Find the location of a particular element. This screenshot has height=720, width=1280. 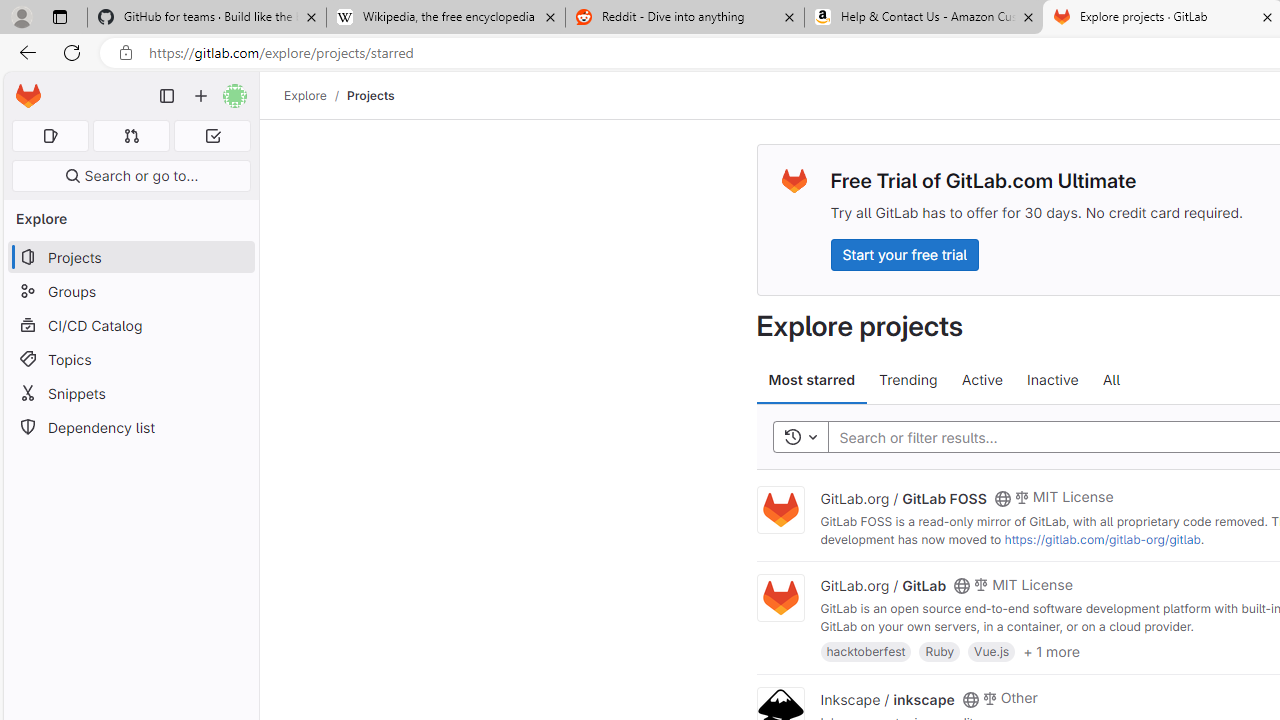

'Reddit - Dive into anything' is located at coordinates (684, 17).